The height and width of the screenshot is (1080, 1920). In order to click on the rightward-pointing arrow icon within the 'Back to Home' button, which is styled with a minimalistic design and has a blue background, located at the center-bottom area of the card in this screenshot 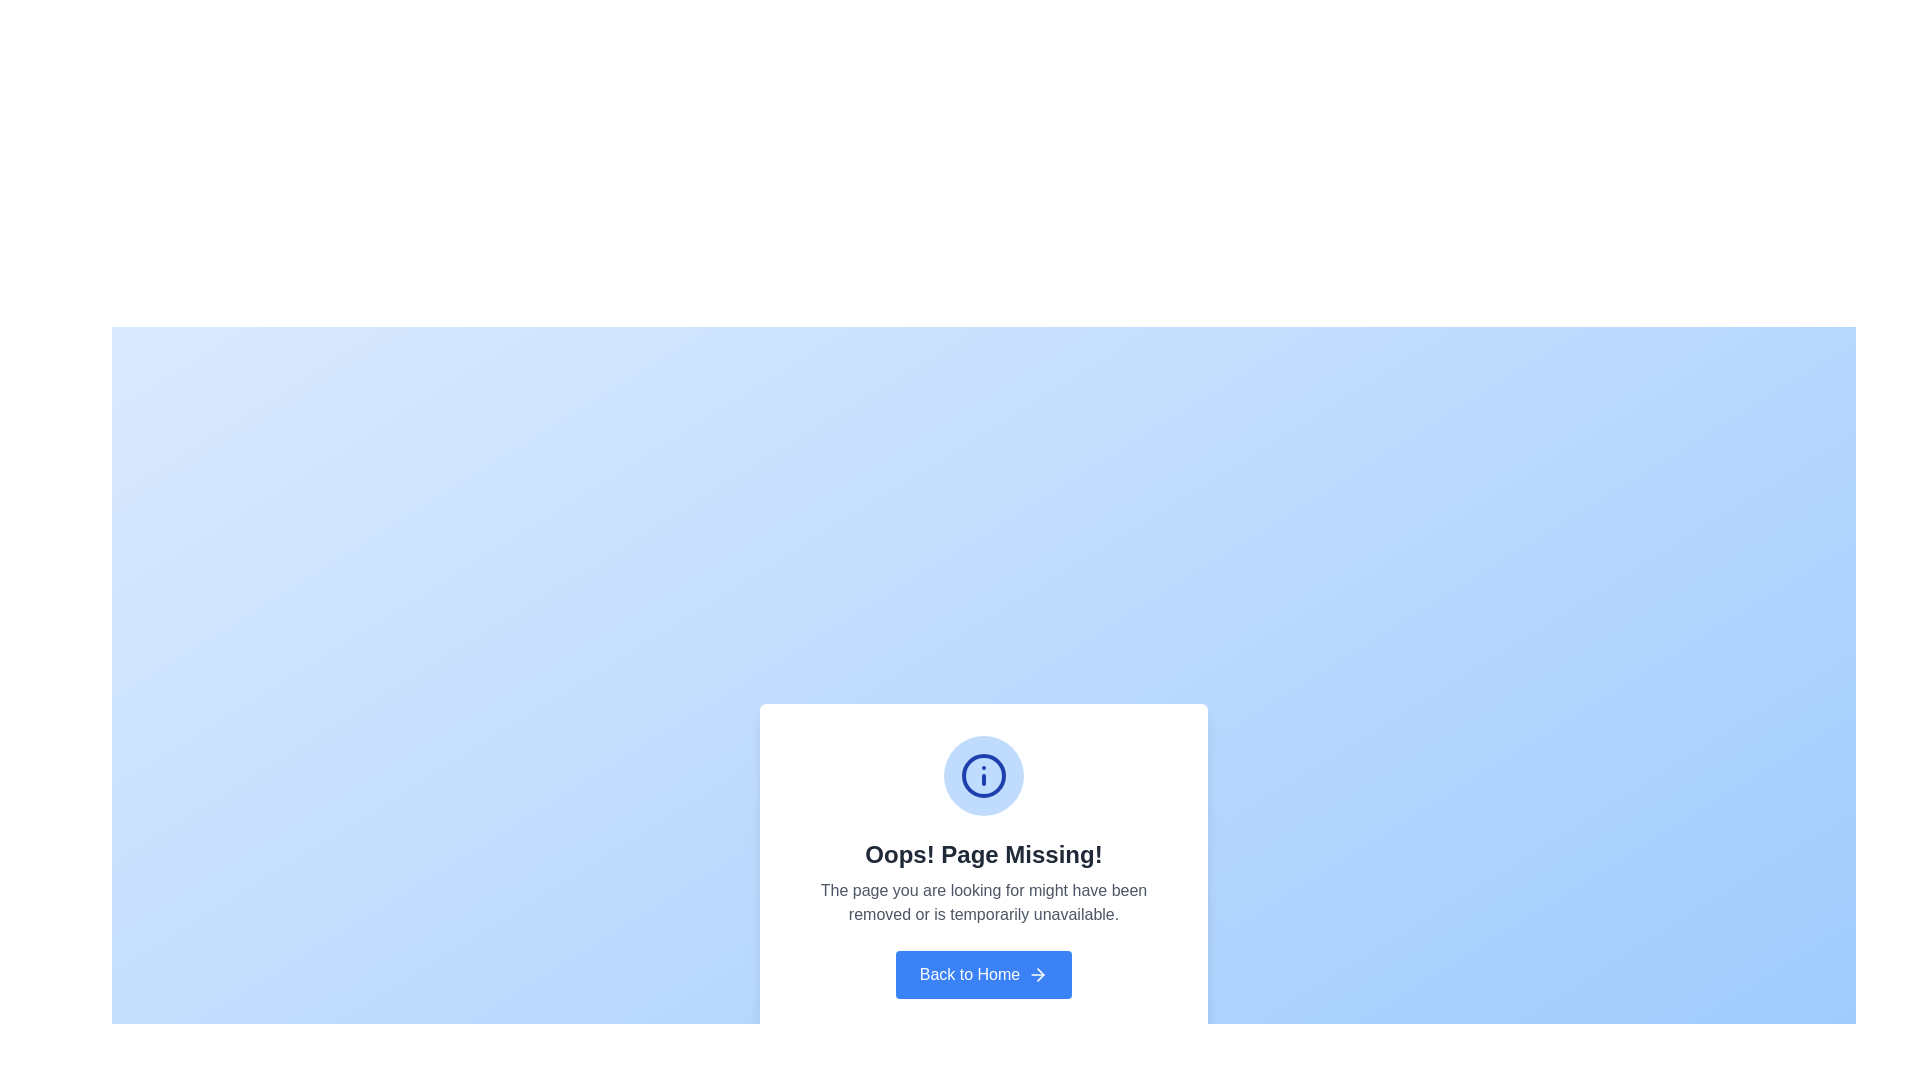, I will do `click(1038, 973)`.